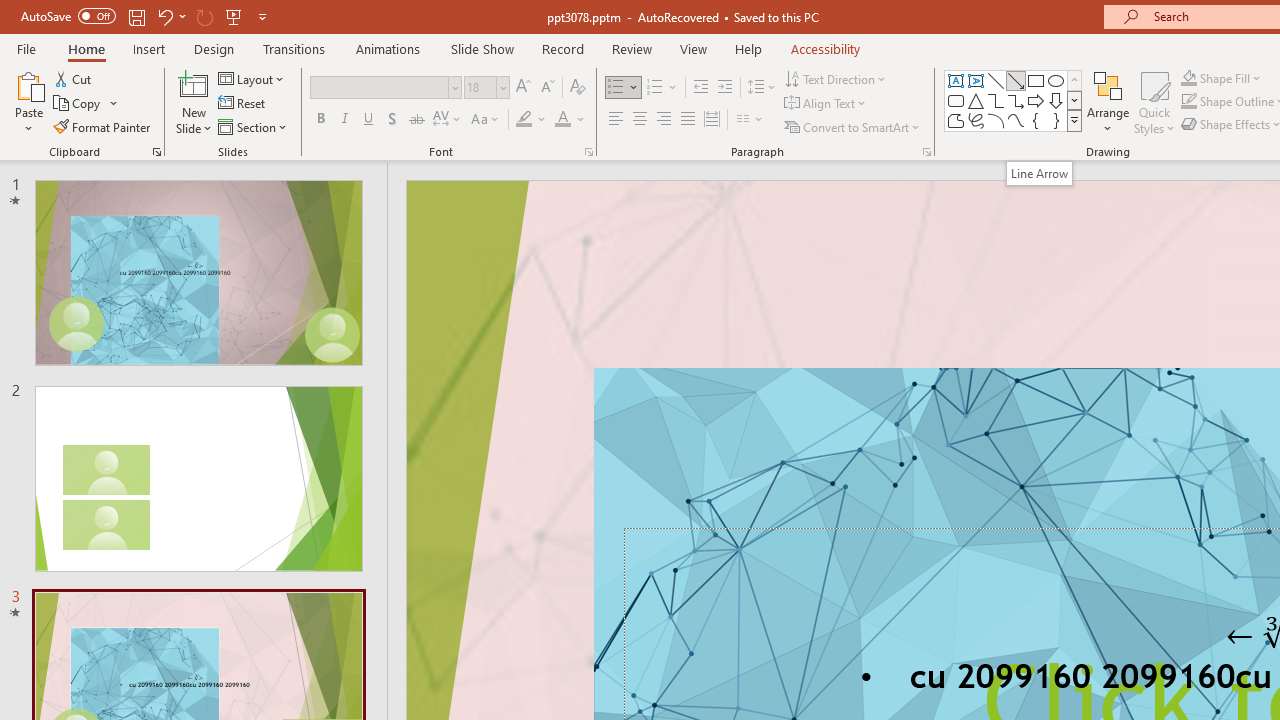  I want to click on 'Section', so click(253, 127).